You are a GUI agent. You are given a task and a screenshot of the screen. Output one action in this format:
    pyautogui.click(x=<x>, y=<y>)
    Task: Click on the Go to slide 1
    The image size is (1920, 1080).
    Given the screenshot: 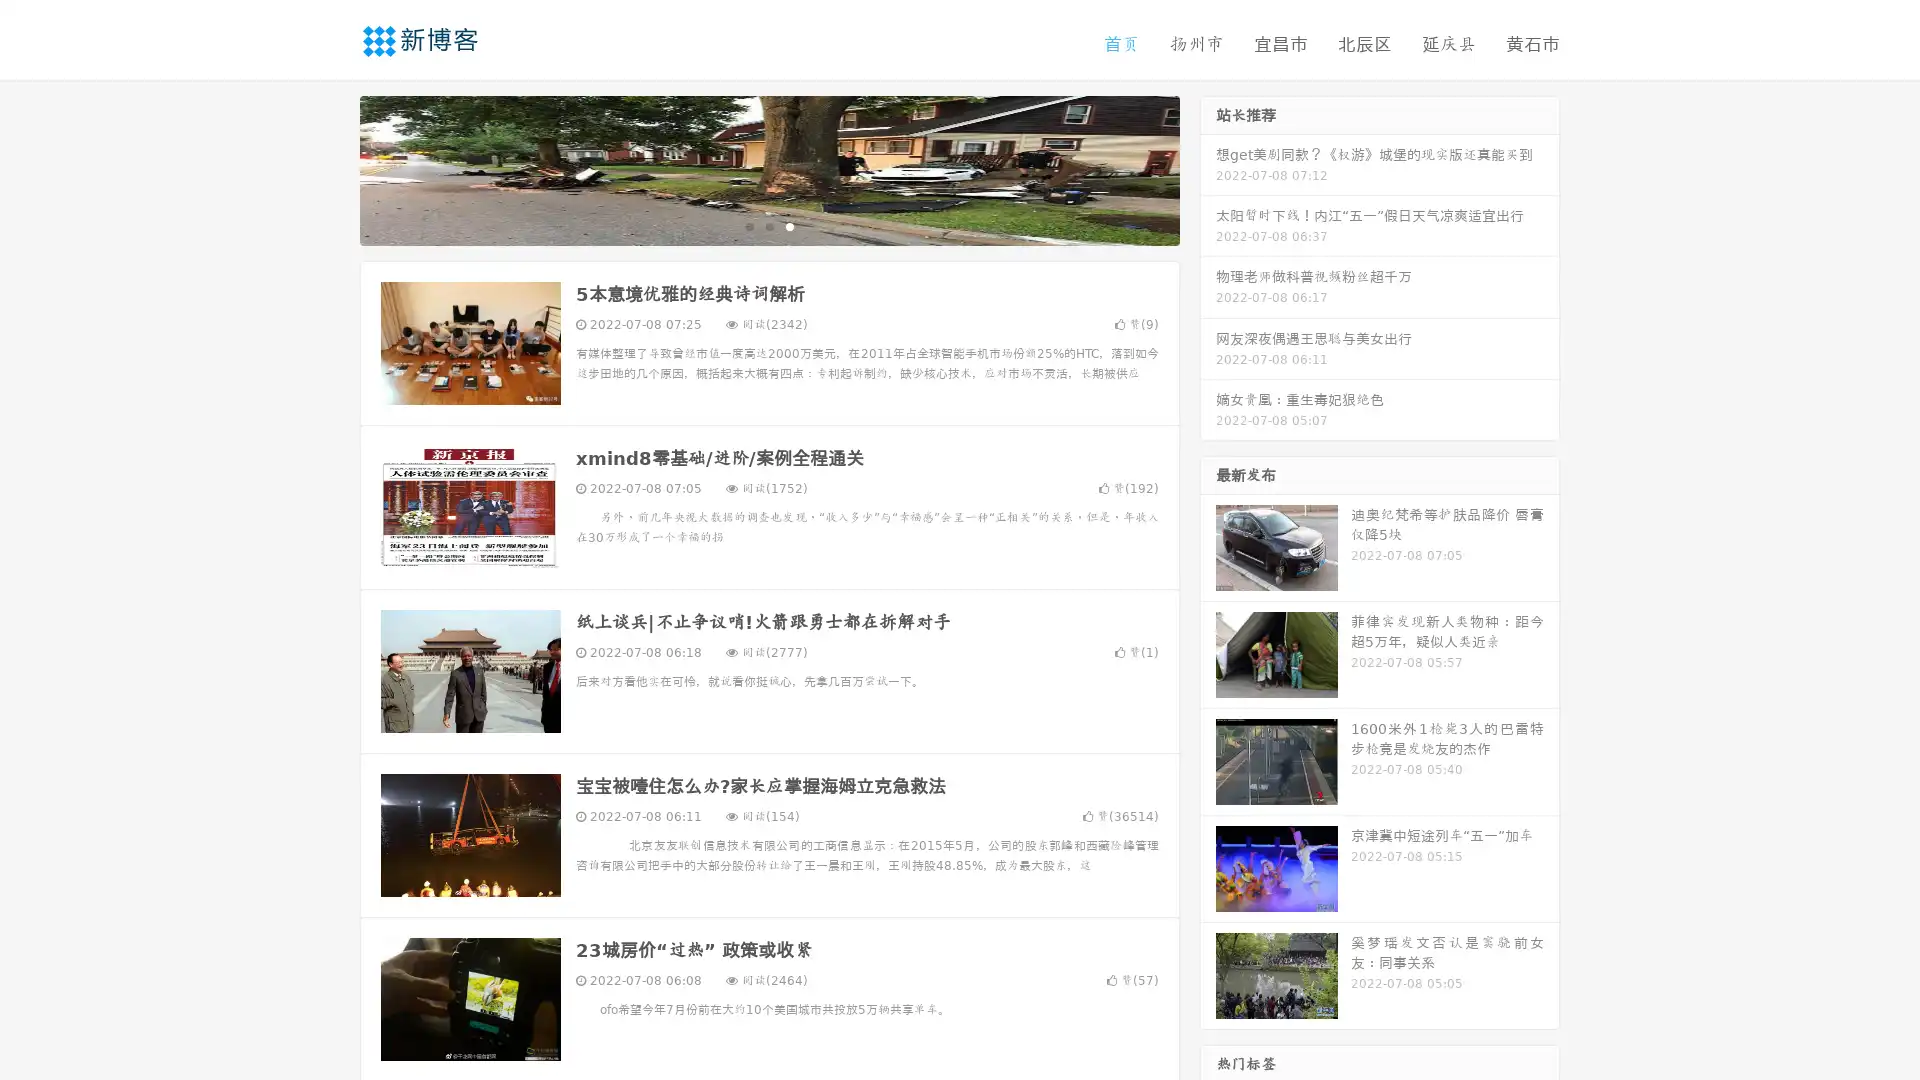 What is the action you would take?
    pyautogui.click(x=748, y=225)
    